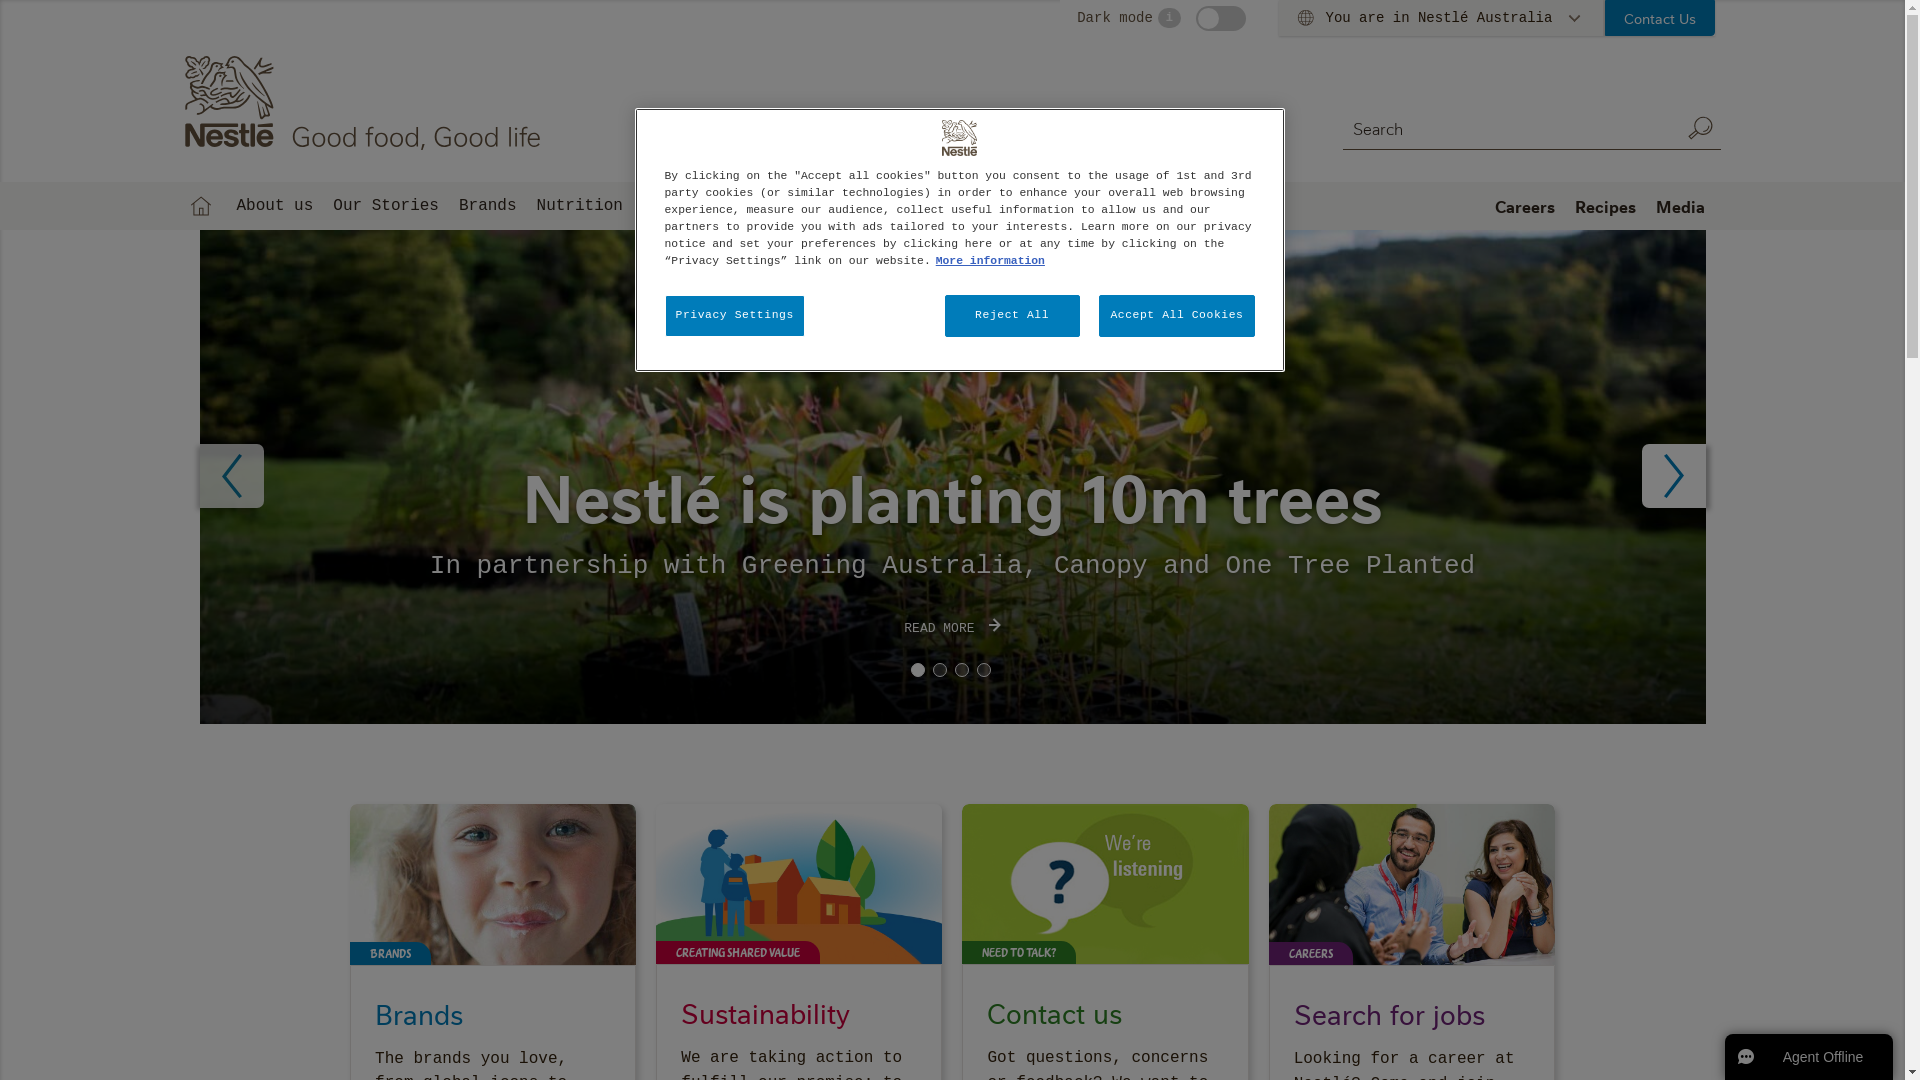 This screenshot has width=1920, height=1080. Describe the element at coordinates (1012, 315) in the screenshot. I see `'Reject All'` at that location.